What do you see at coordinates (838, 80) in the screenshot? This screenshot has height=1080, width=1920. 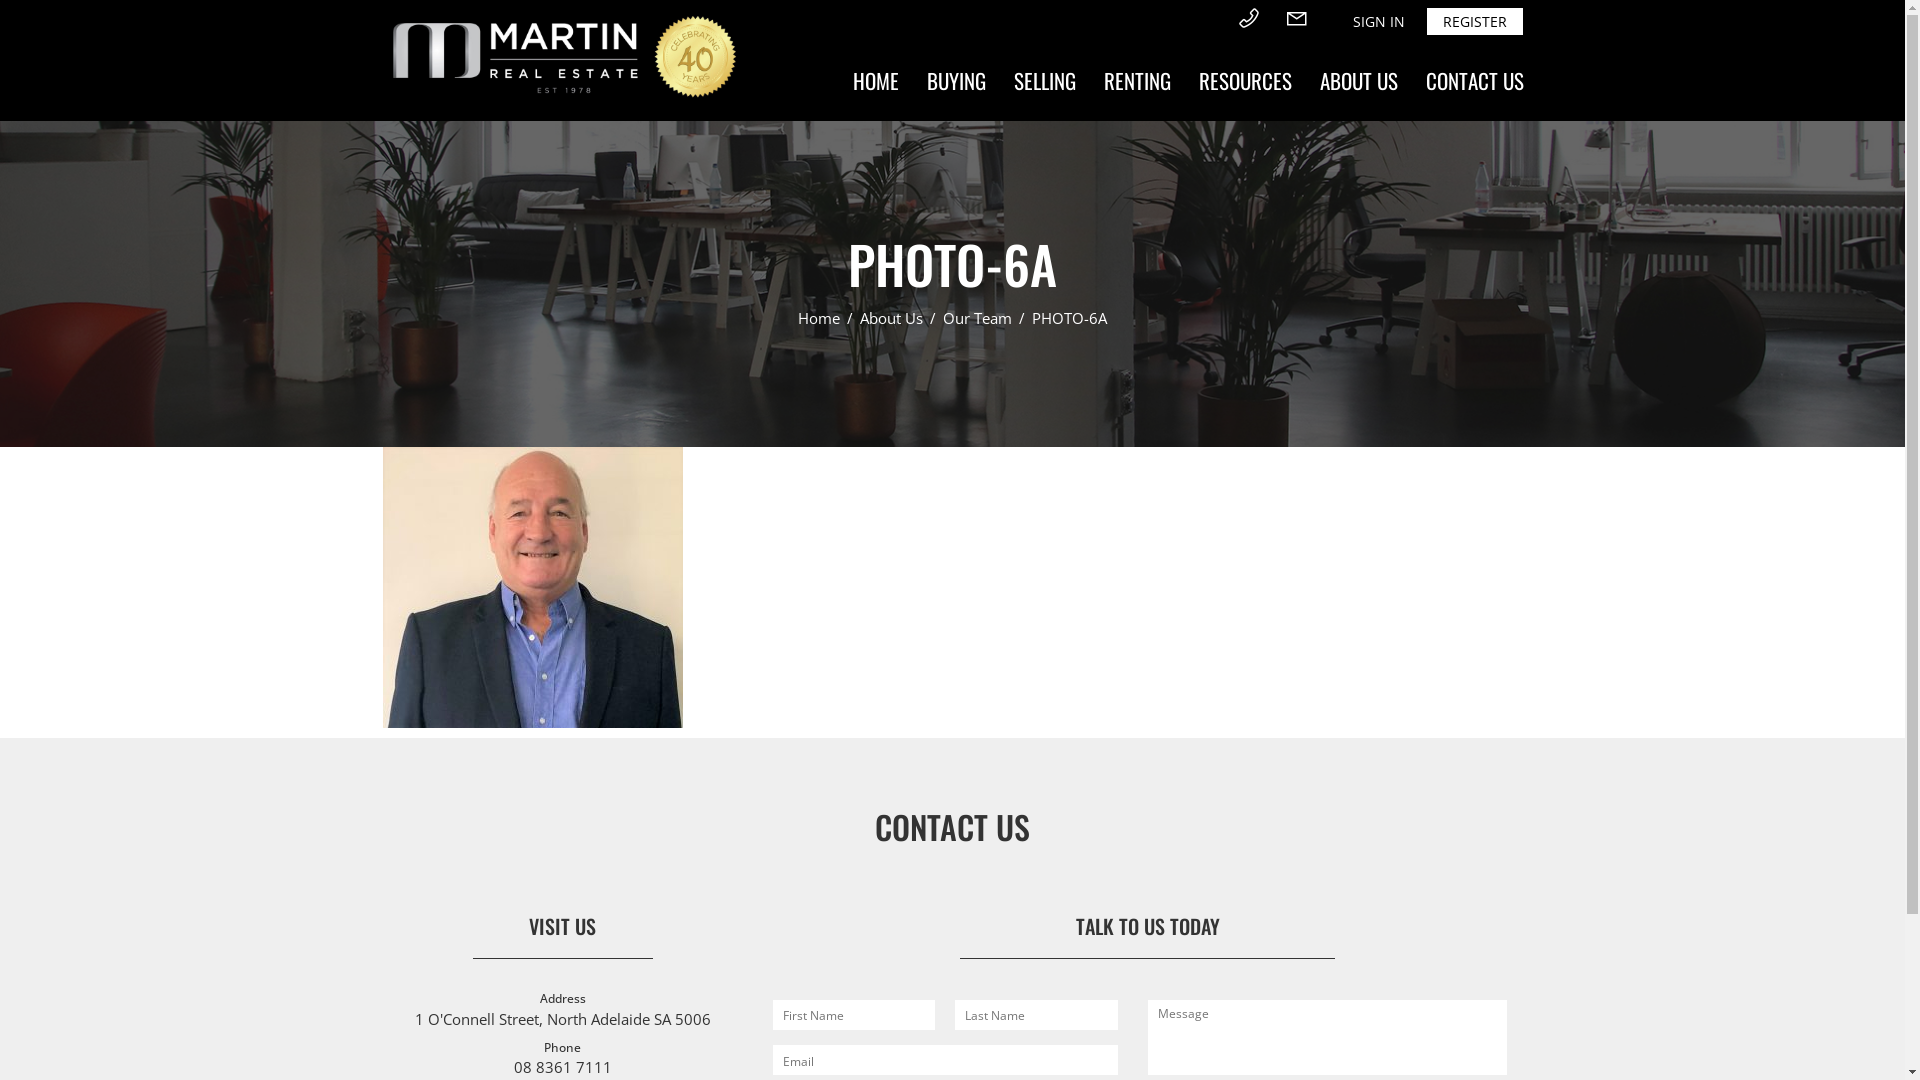 I see `'HOME'` at bounding box center [838, 80].